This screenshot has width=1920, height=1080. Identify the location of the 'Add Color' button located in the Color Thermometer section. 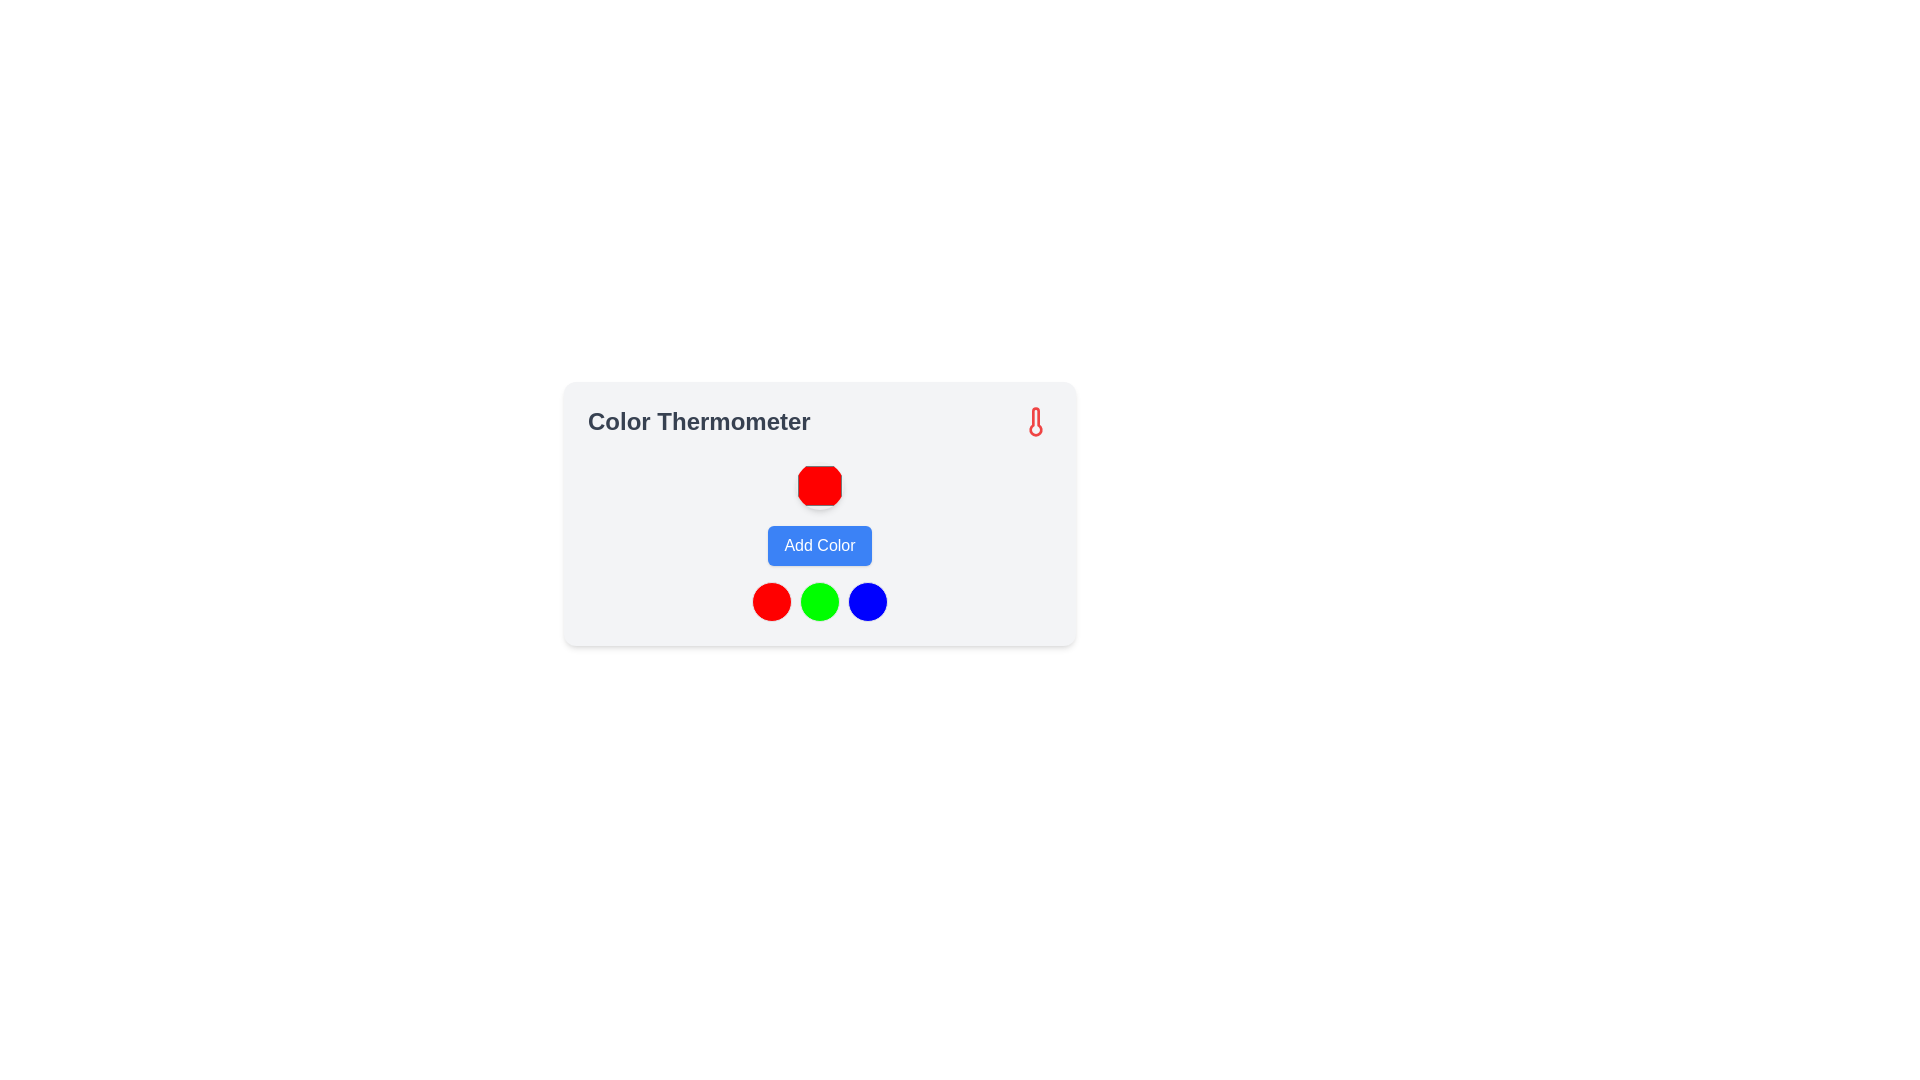
(820, 542).